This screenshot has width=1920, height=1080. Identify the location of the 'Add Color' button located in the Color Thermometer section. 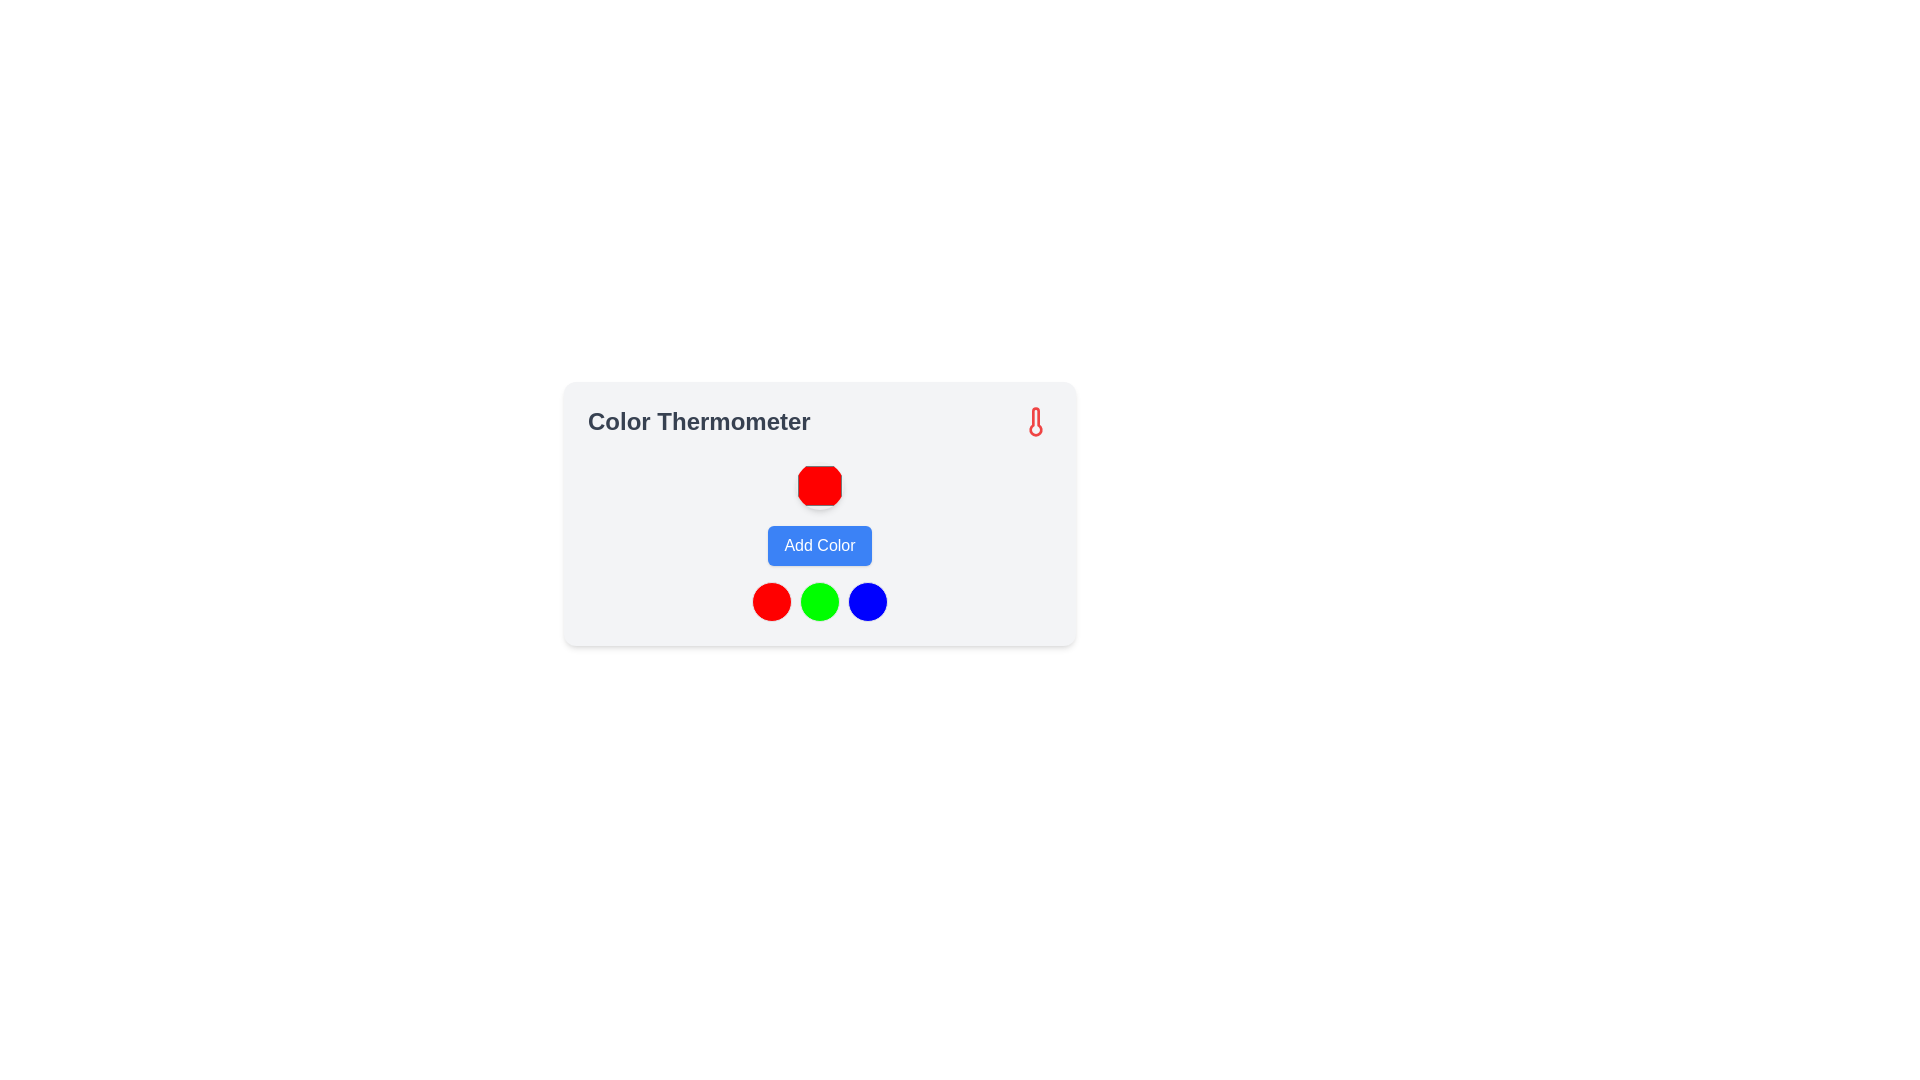
(820, 542).